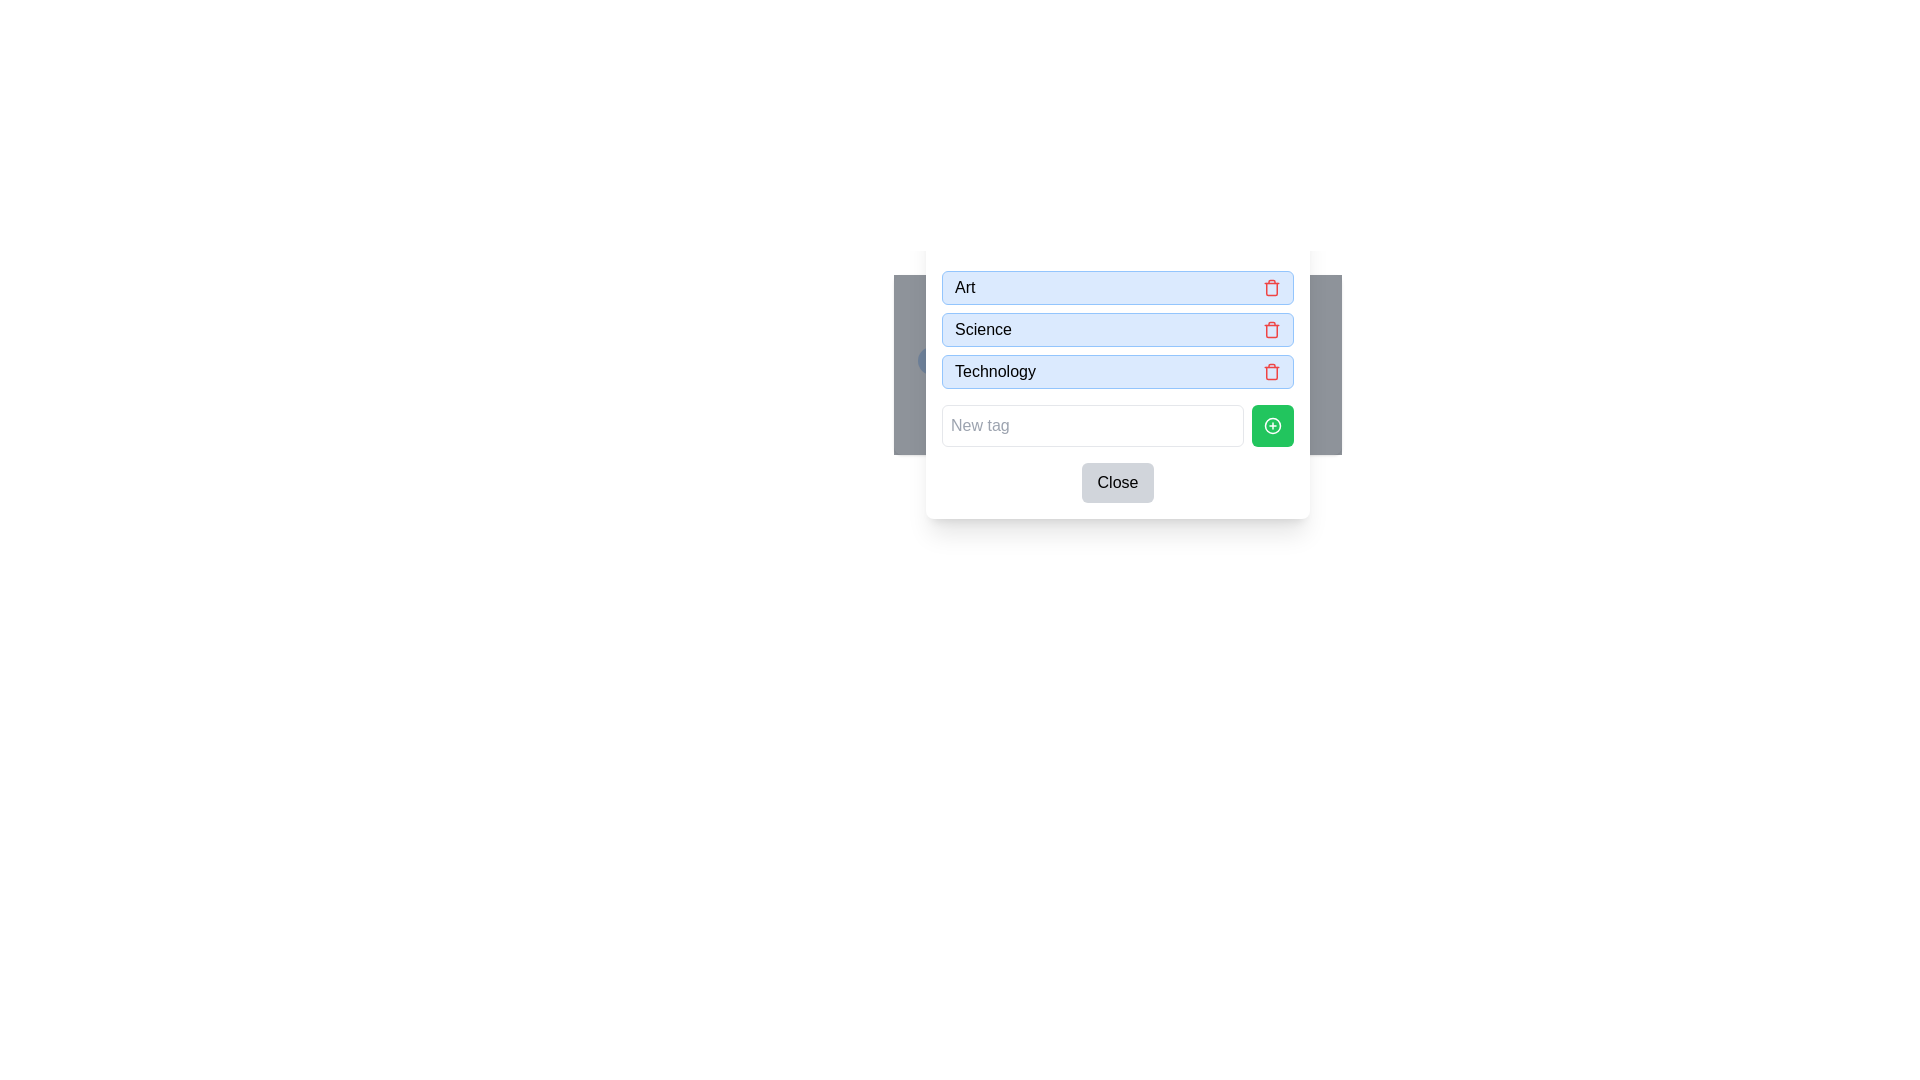  Describe the element at coordinates (1096, 361) in the screenshot. I see `the blue capsule-shaped label with the text 'Technology'` at that location.